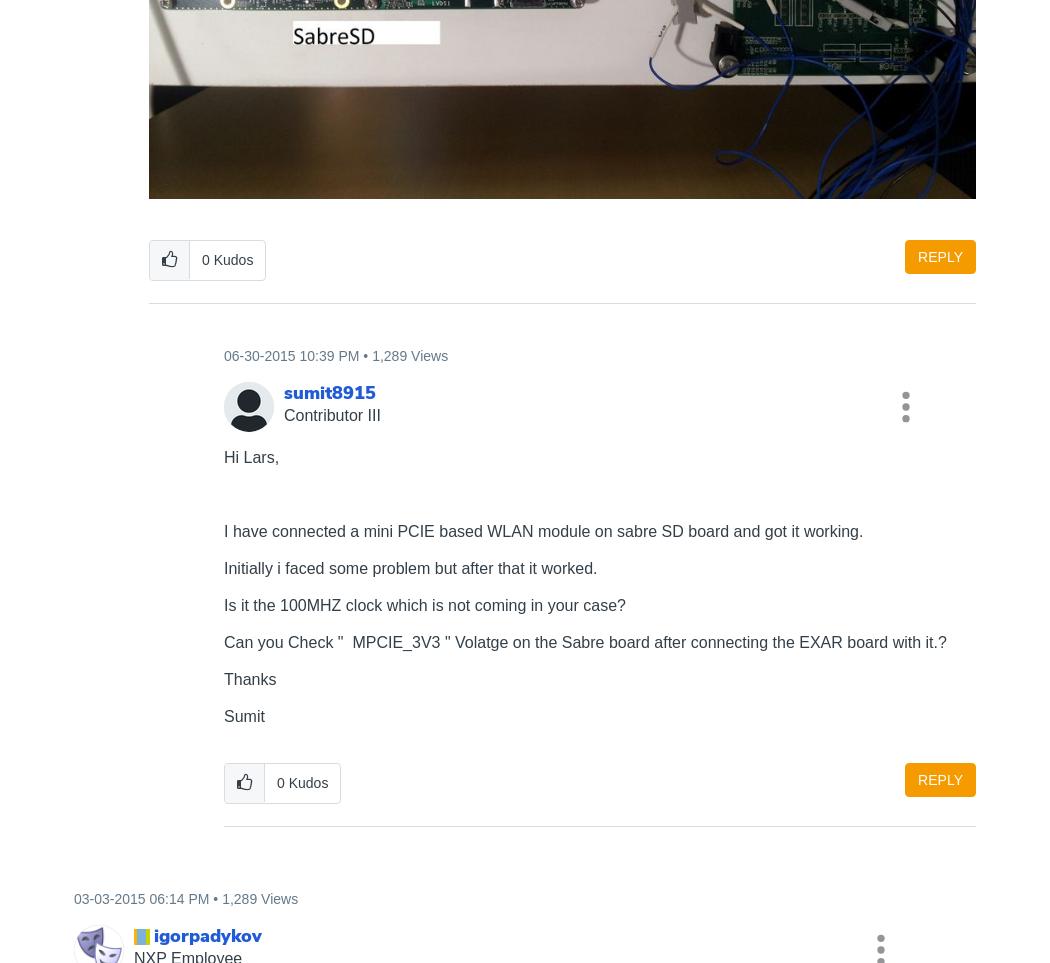  Describe the element at coordinates (328, 353) in the screenshot. I see `'10:39 PM'` at that location.